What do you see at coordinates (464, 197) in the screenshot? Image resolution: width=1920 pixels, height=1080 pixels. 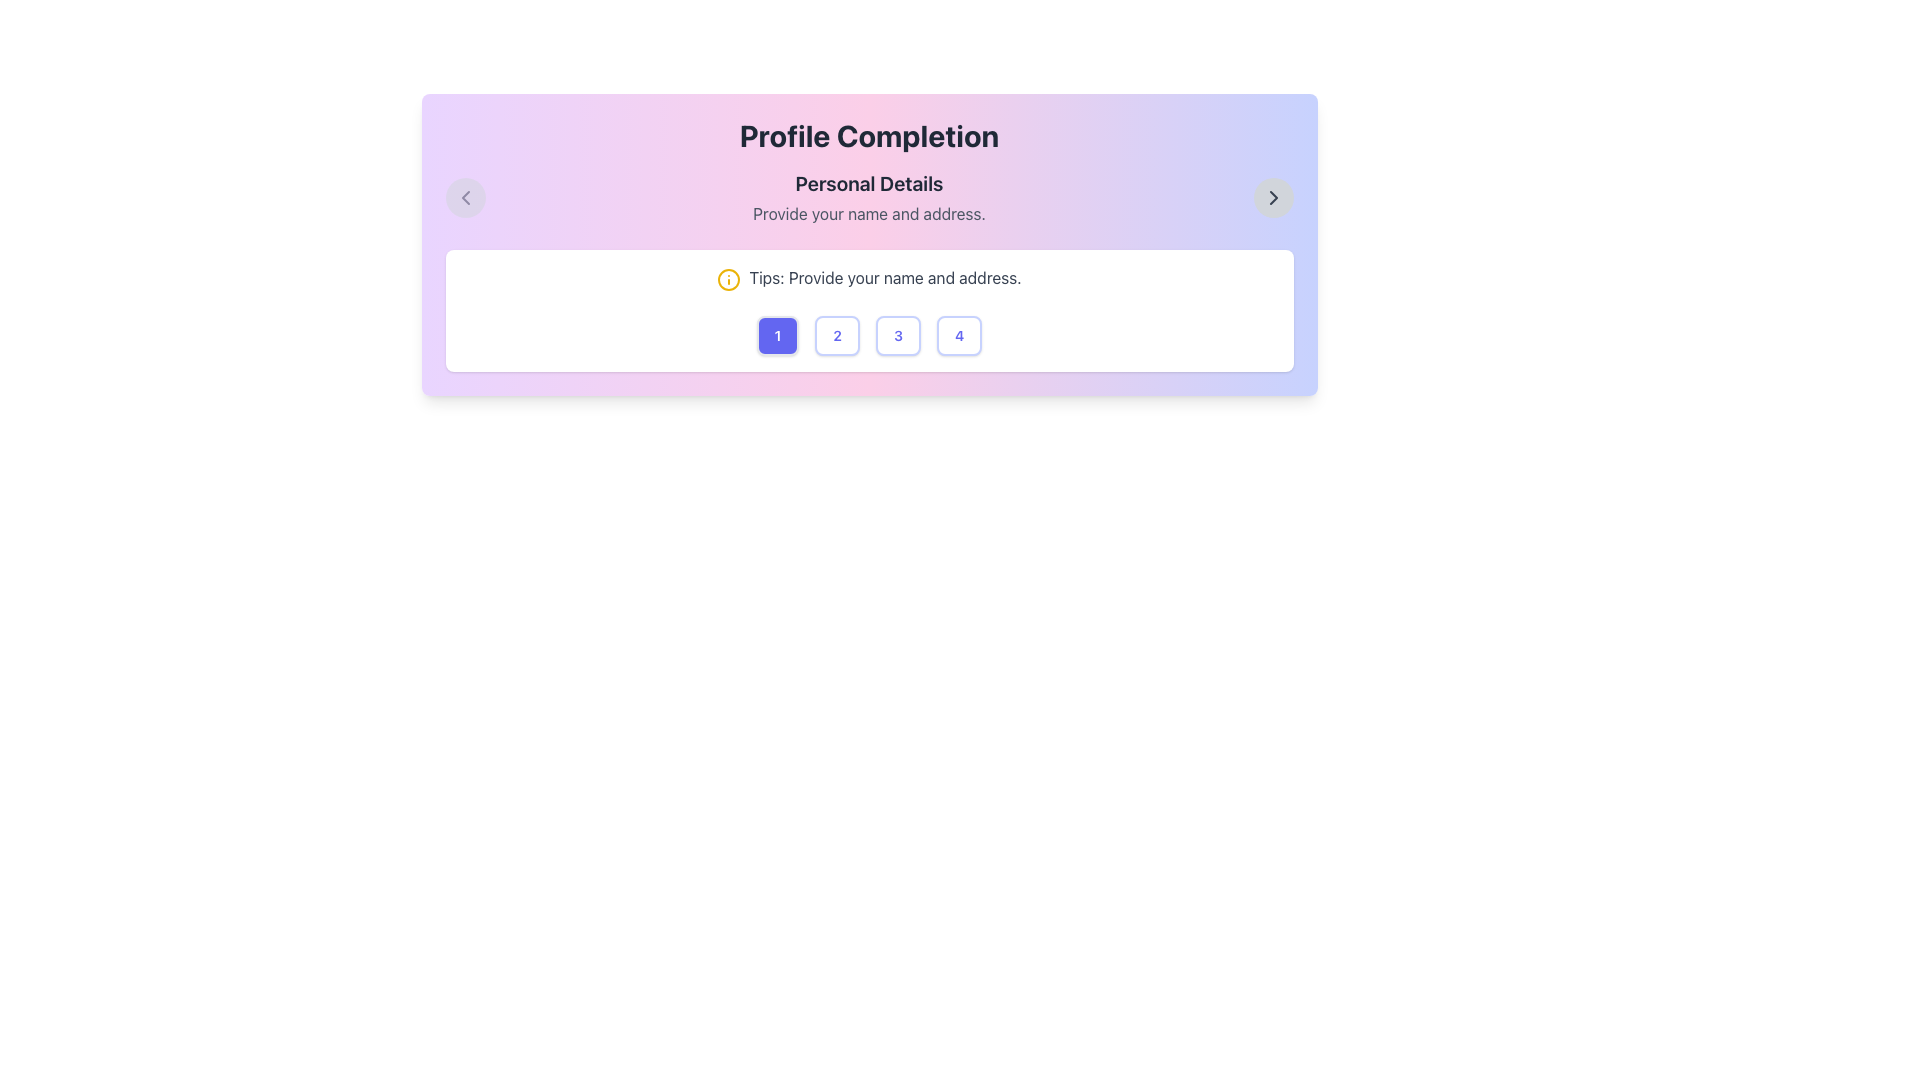 I see `the button located in the header section of the 'Profile Completion' card` at bounding box center [464, 197].